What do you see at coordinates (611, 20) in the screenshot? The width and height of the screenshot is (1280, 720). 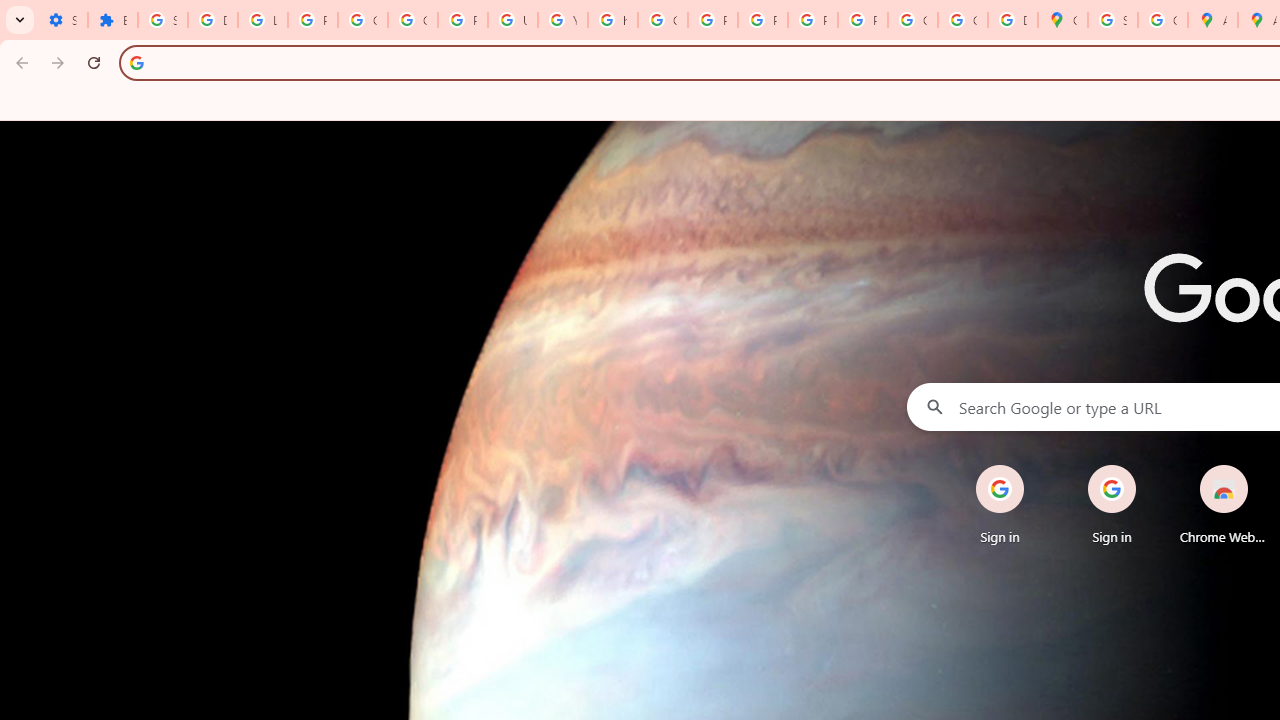 I see `'https://scholar.google.com/'` at bounding box center [611, 20].